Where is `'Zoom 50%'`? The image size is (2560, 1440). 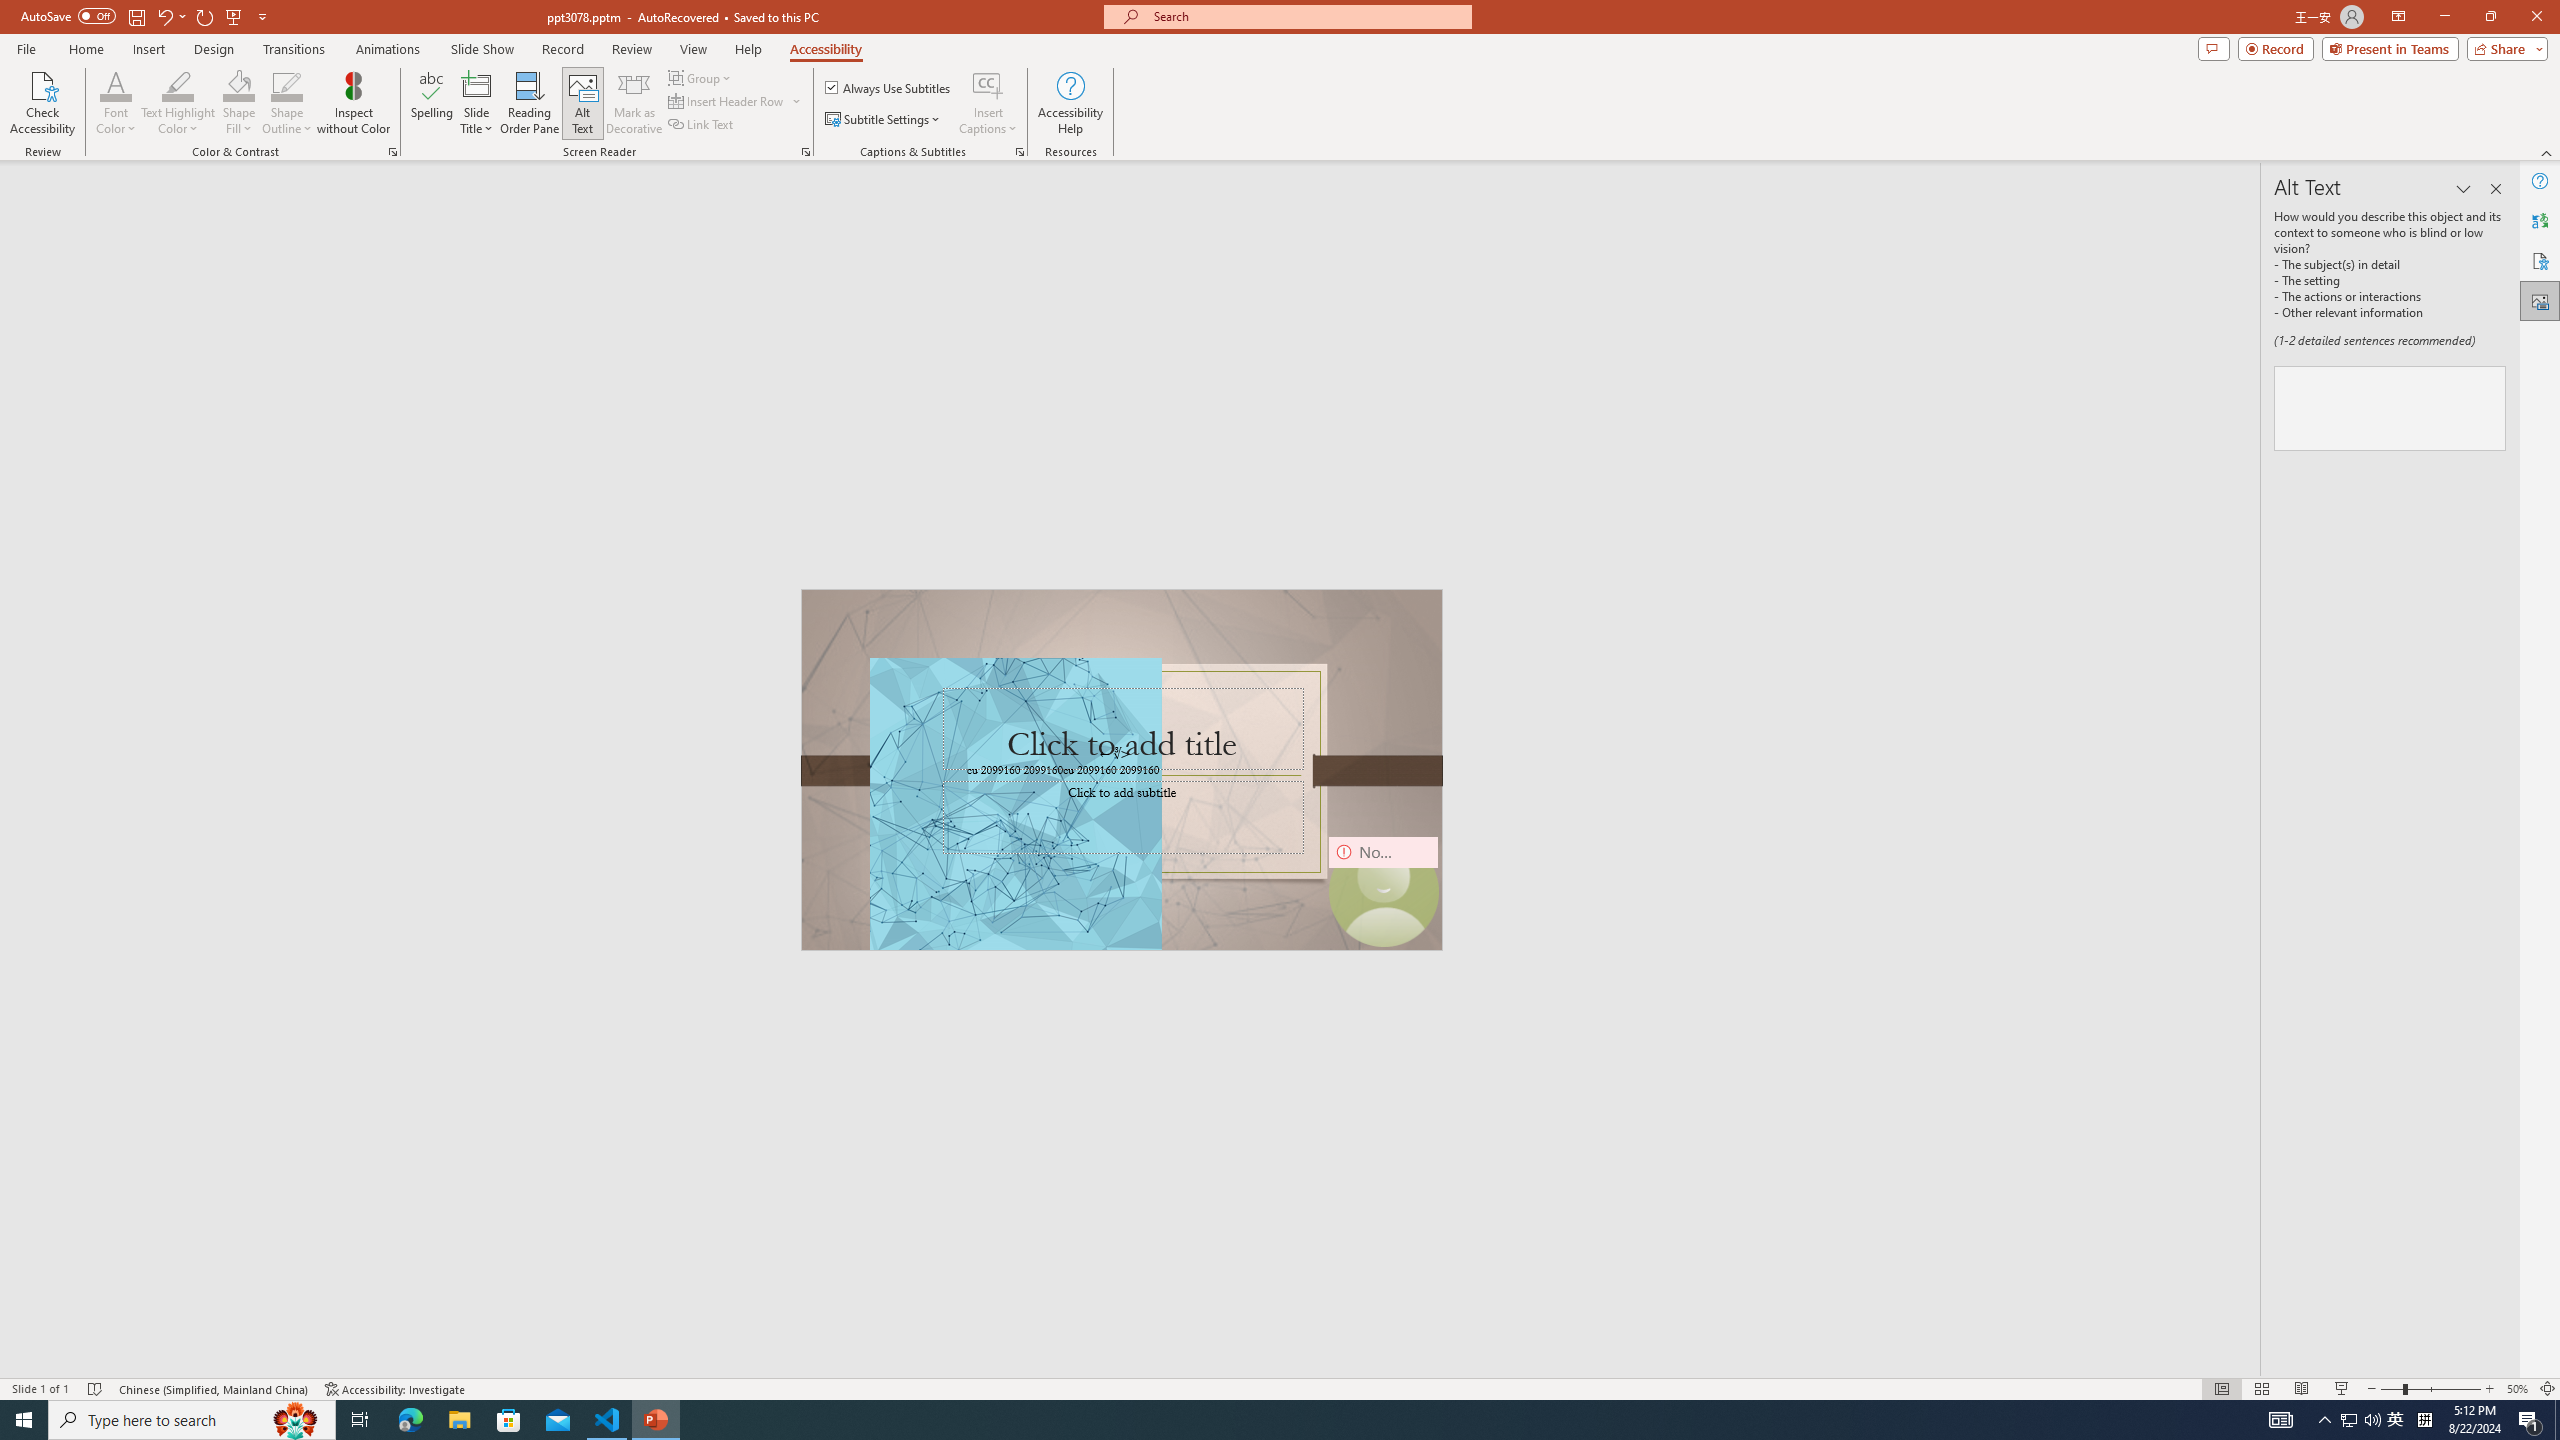
'Zoom 50%' is located at coordinates (2516, 1389).